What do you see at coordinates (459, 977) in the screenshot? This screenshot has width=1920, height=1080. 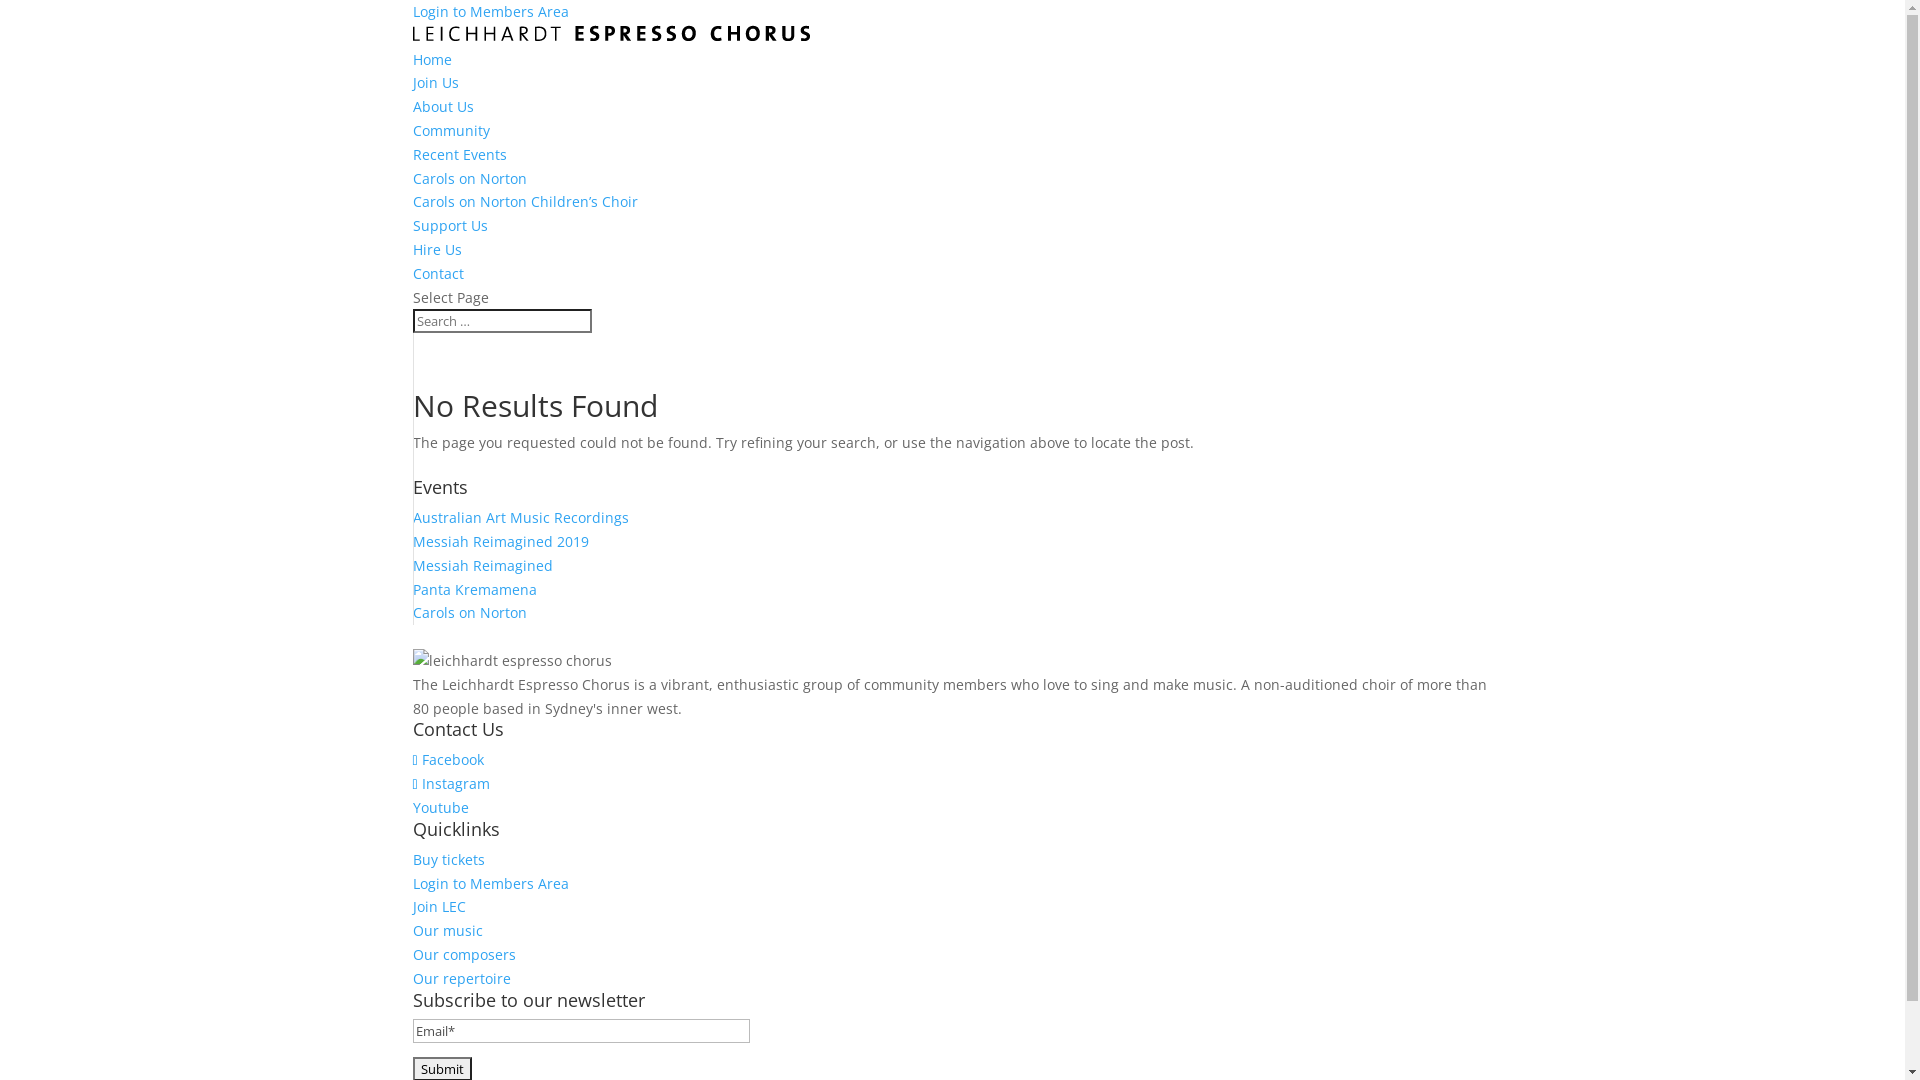 I see `'Our repertoire'` at bounding box center [459, 977].